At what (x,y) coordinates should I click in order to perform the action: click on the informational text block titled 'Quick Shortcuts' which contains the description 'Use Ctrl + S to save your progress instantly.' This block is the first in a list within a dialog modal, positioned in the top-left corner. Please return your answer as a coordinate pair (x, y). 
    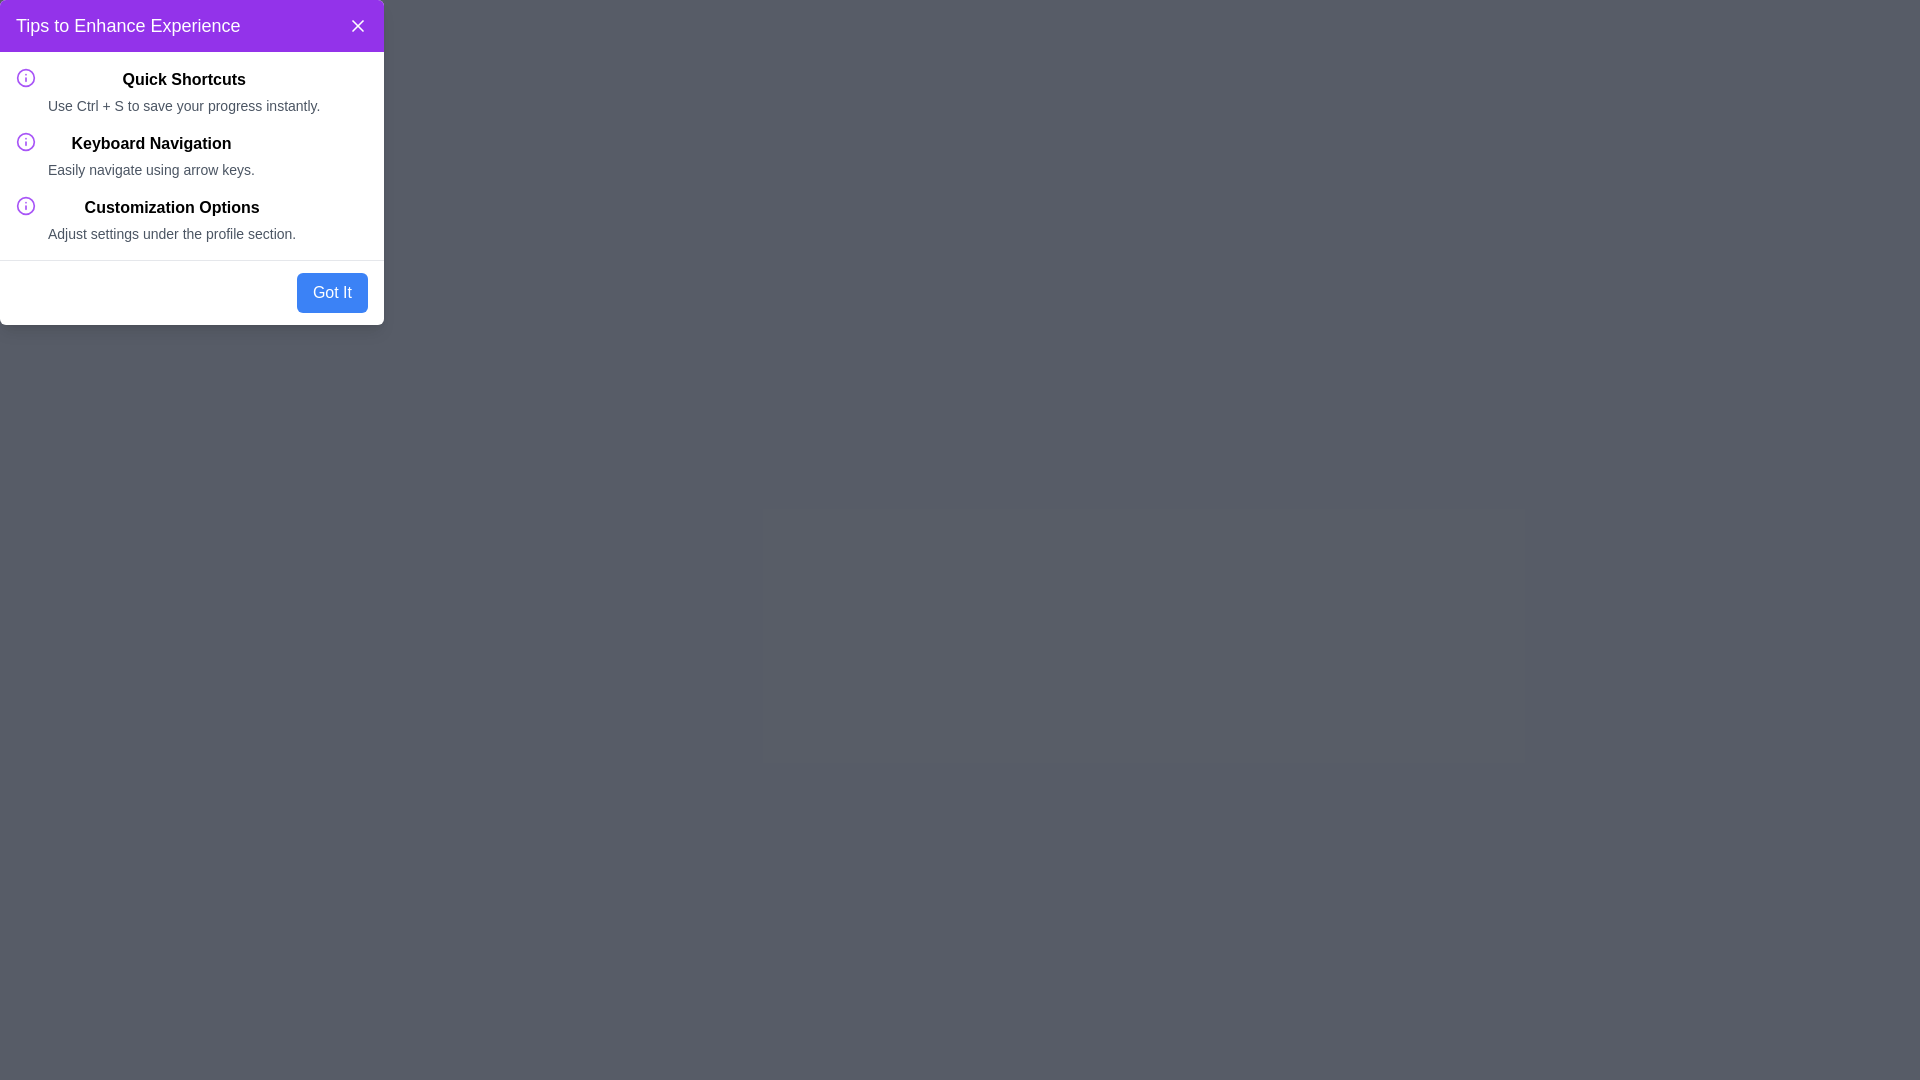
    Looking at the image, I should click on (184, 92).